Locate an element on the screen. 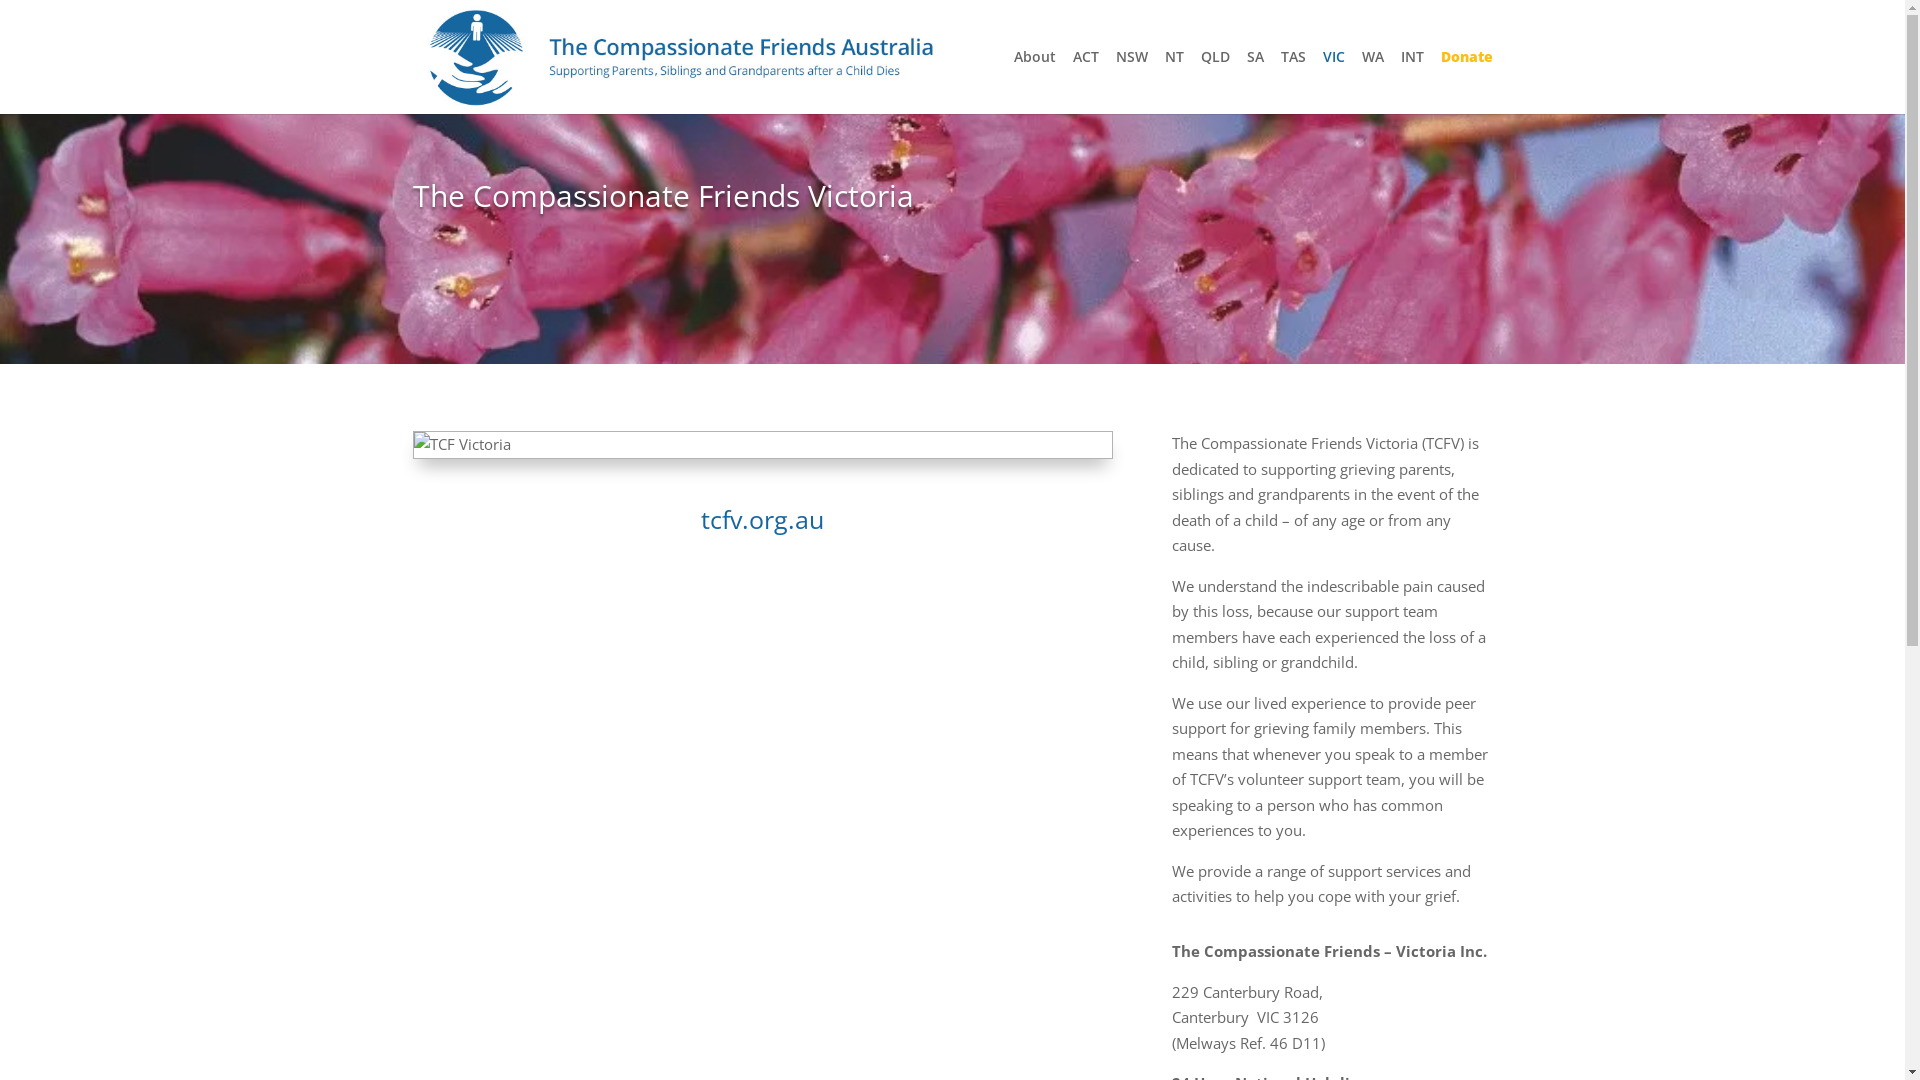 The image size is (1920, 1080). 'NSW' is located at coordinates (1132, 80).